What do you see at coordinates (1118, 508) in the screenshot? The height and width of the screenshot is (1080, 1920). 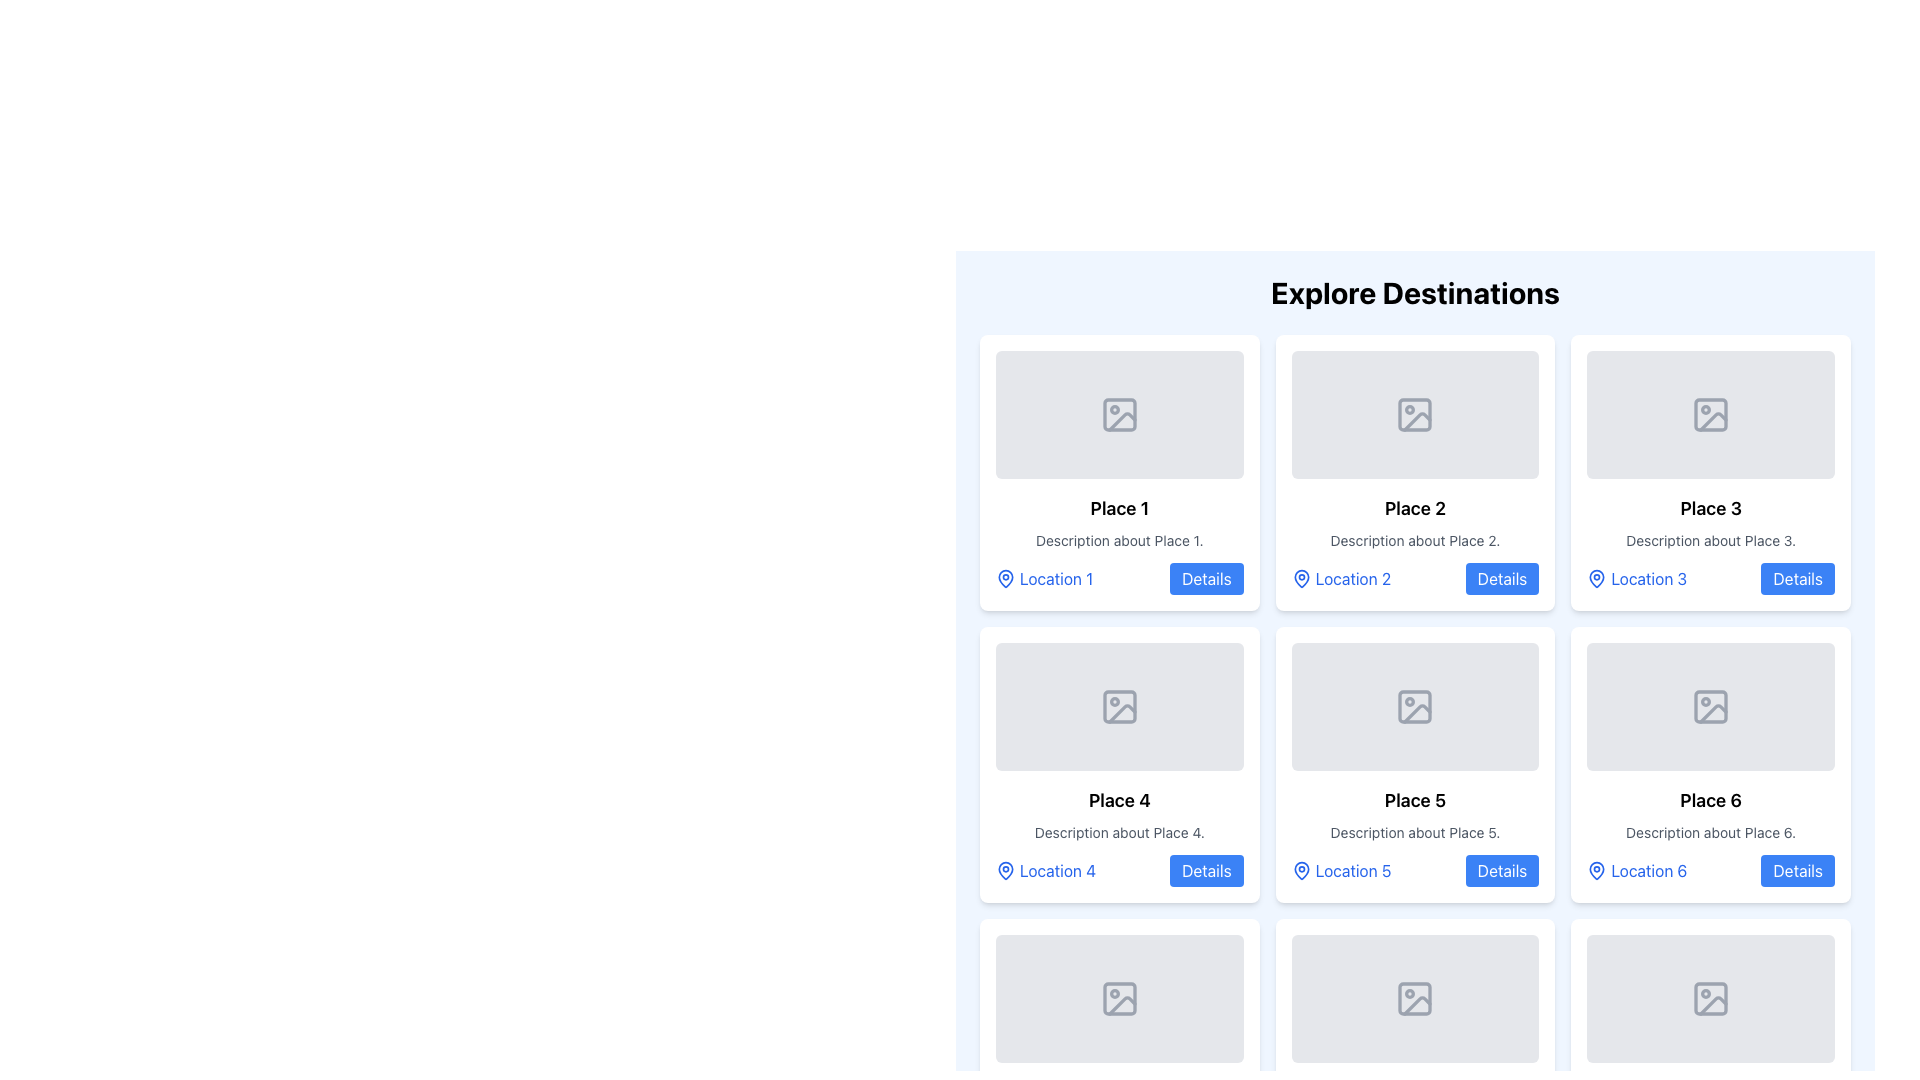 I see `the interactive text label 'Place 1' located within the first card in the 'Explore Destinations' section, positioned in the top-left corner of the grid` at bounding box center [1118, 508].